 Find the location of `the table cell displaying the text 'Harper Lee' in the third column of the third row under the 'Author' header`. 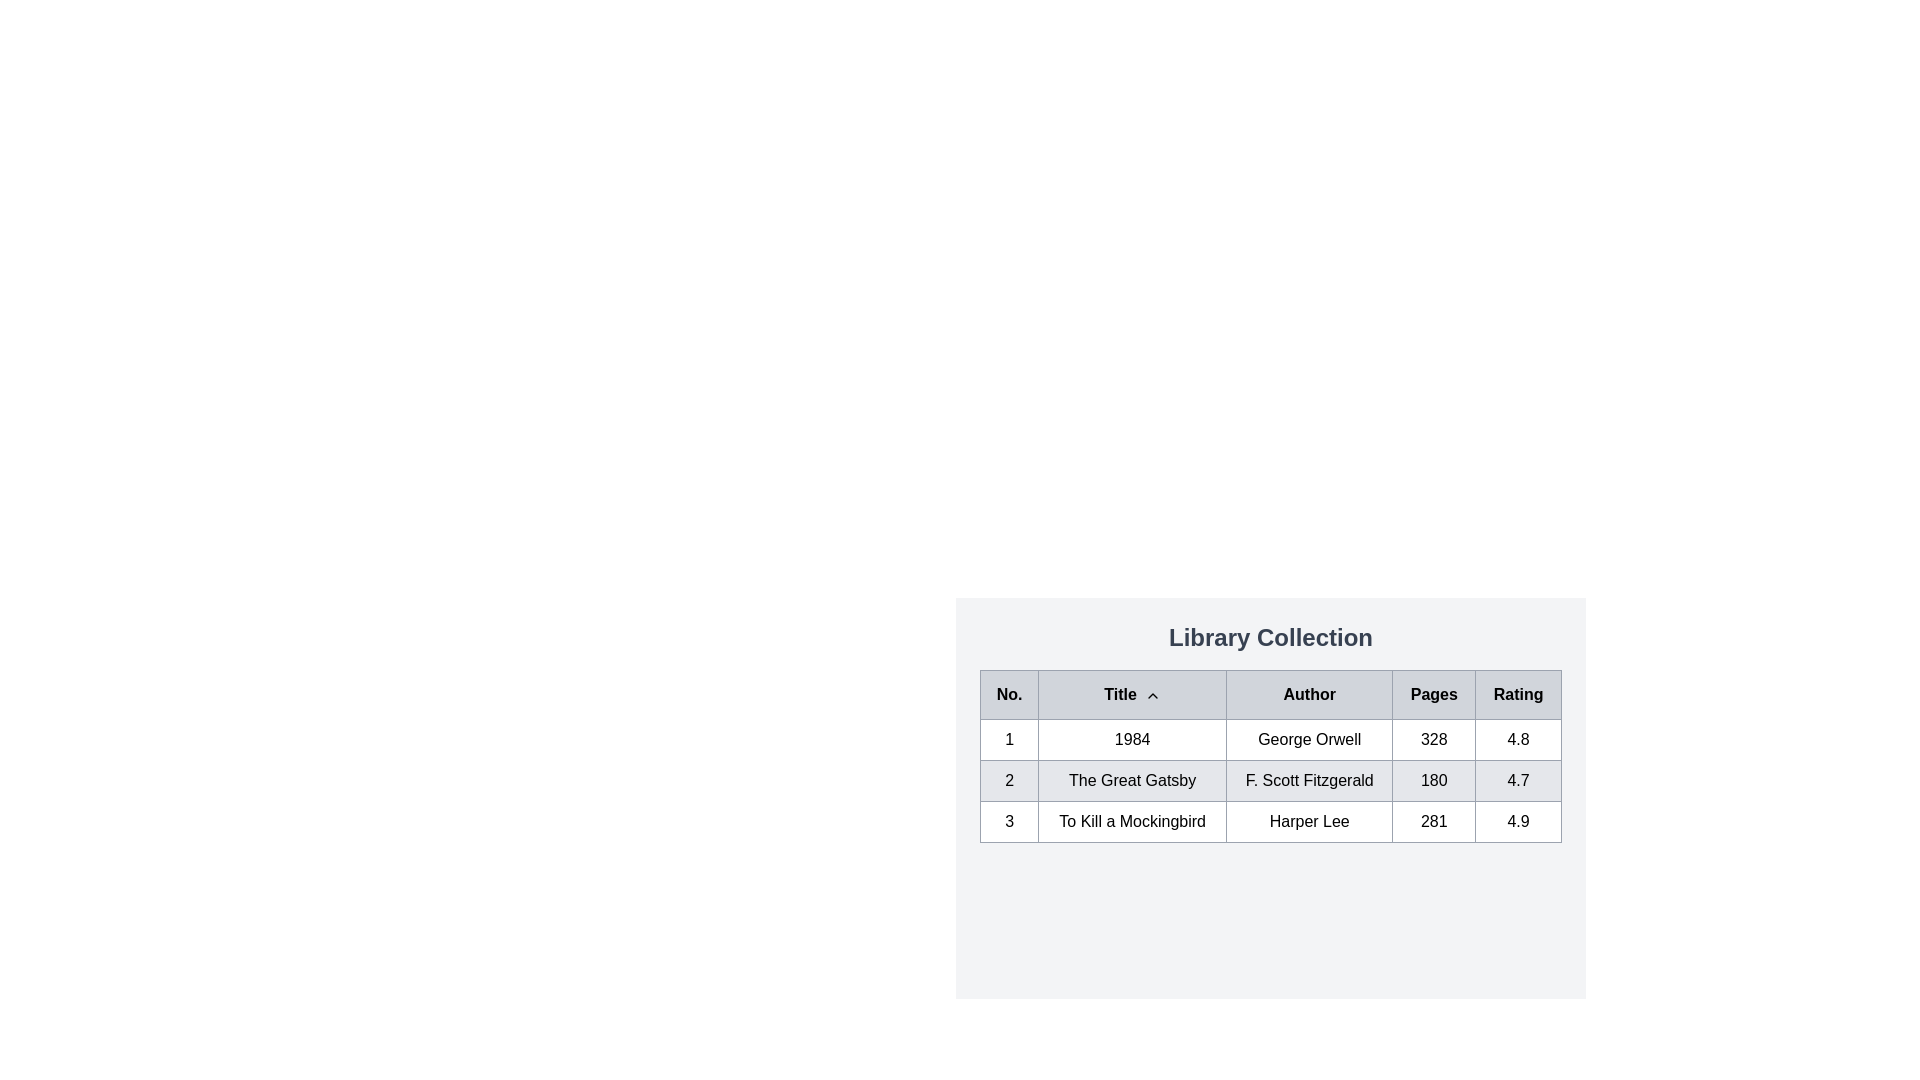

the table cell displaying the text 'Harper Lee' in the third column of the third row under the 'Author' header is located at coordinates (1309, 821).